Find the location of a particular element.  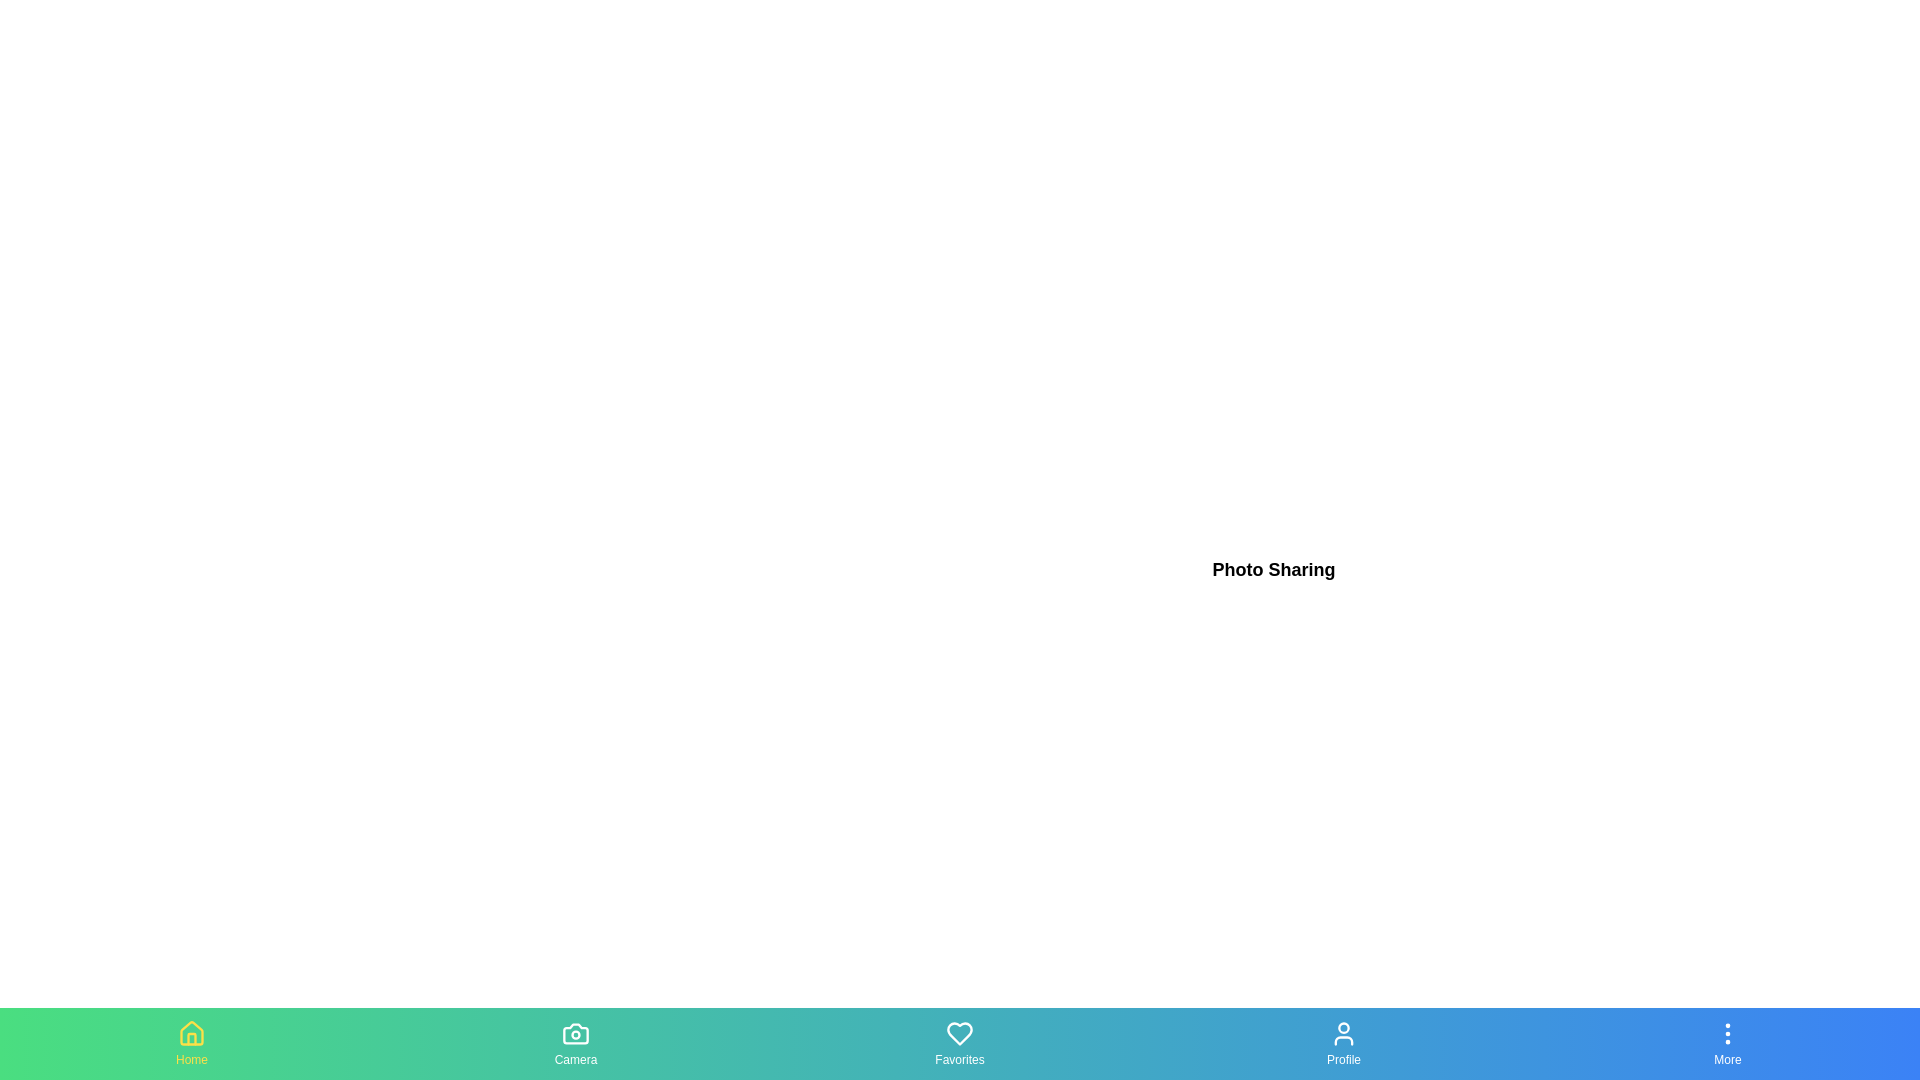

the Profile tab in the navigation bar to switch views is located at coordinates (1344, 1043).